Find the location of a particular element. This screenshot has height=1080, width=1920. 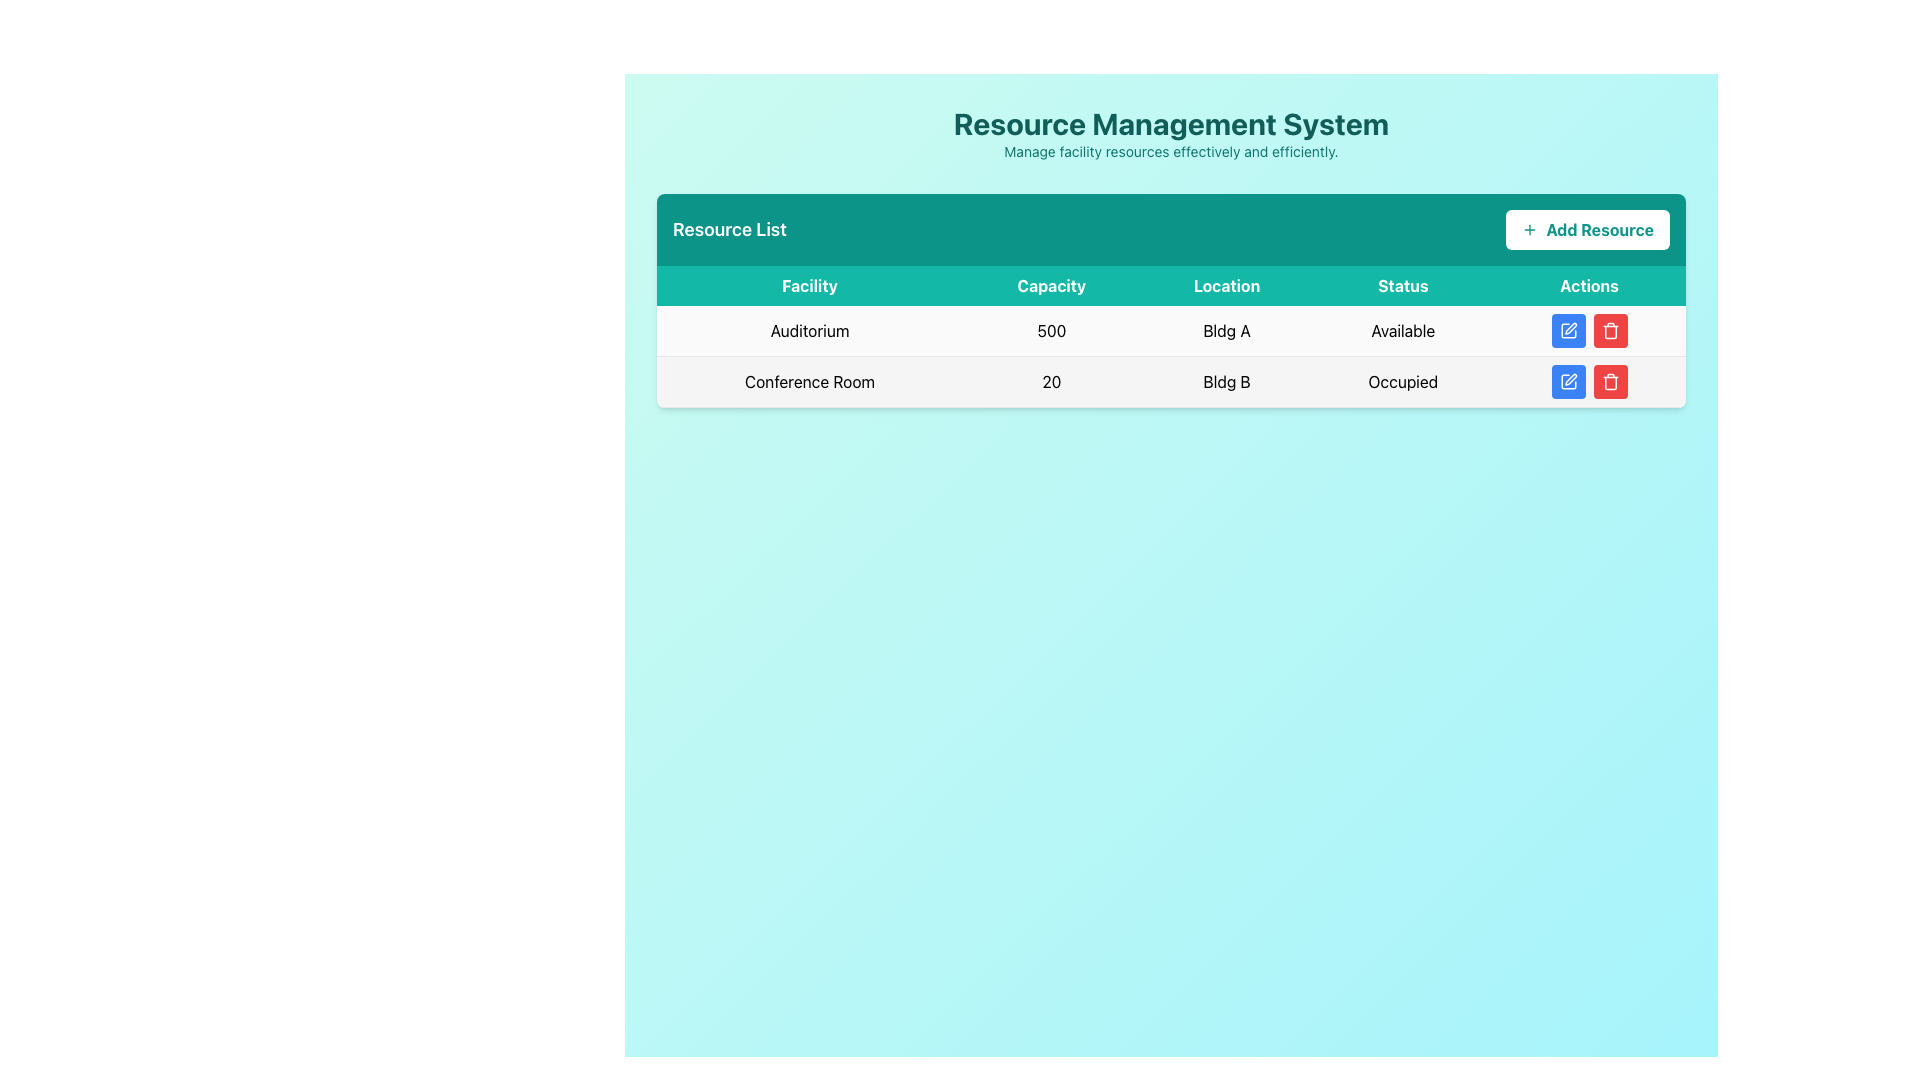

the 'Resource List' text label located in the upper-left part of the teal header bar, which indicates that this area pertains to a list of resources is located at coordinates (728, 229).